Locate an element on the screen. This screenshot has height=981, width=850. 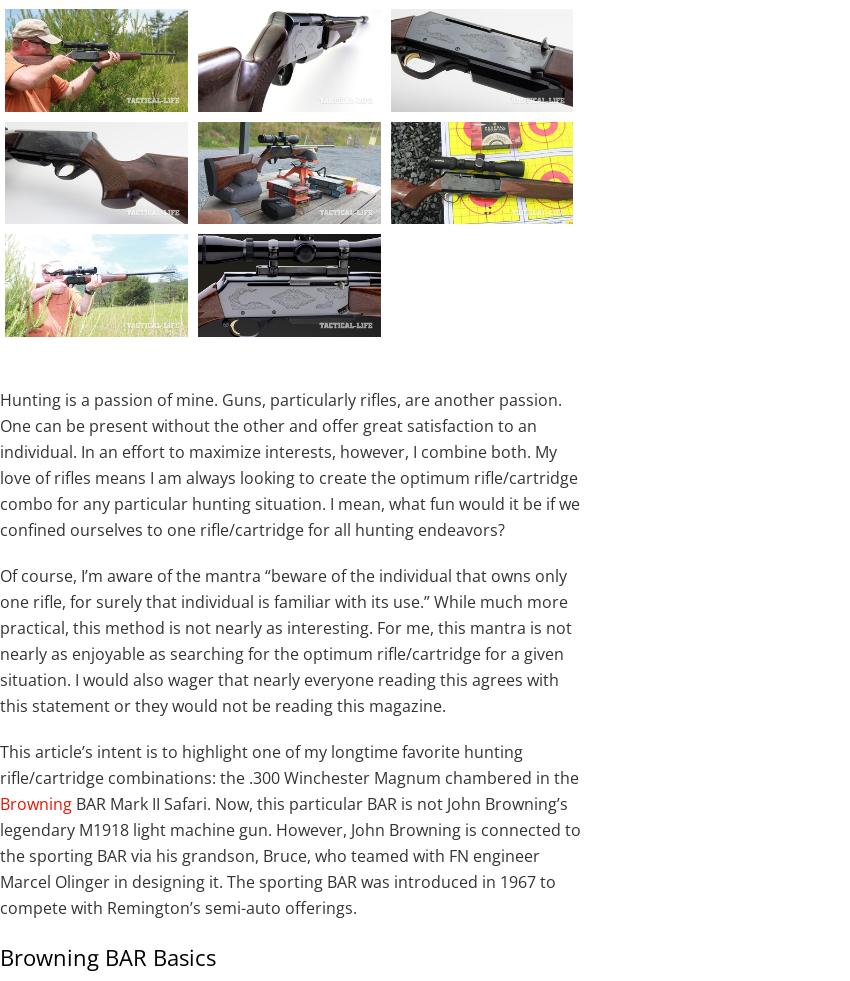
'Of course, I’m aware of the mantra “beware of the individual that owns only one rifle, for surely that individual is familiar with its use.” While much more practical, this method is not nearly as interesting. For me, this mantra is not nearly as enjoyable as searching for the optimum rifle/cartridge for a given situation. I would also wager that nearly everyone reading this agrees with this statement or they would not be reading this magazine.' is located at coordinates (285, 640).